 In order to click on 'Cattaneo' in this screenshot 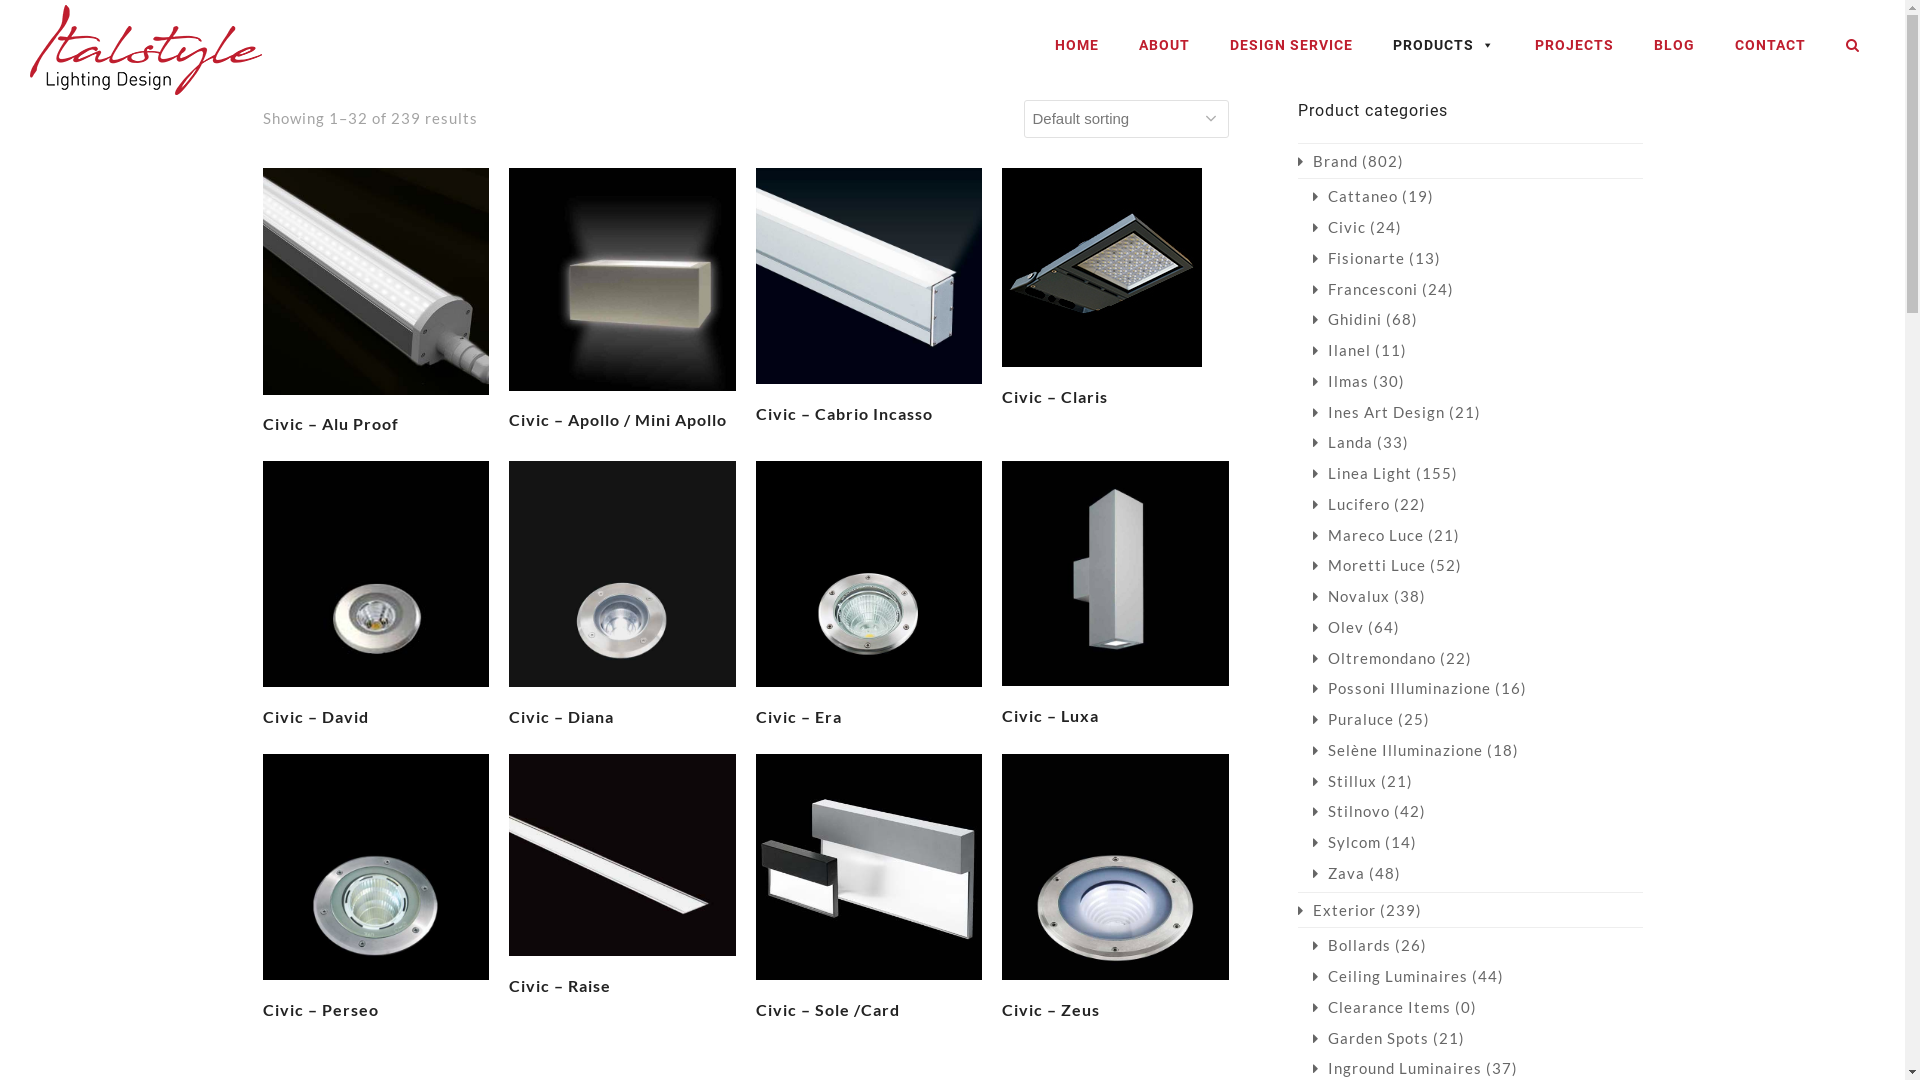, I will do `click(1354, 196)`.